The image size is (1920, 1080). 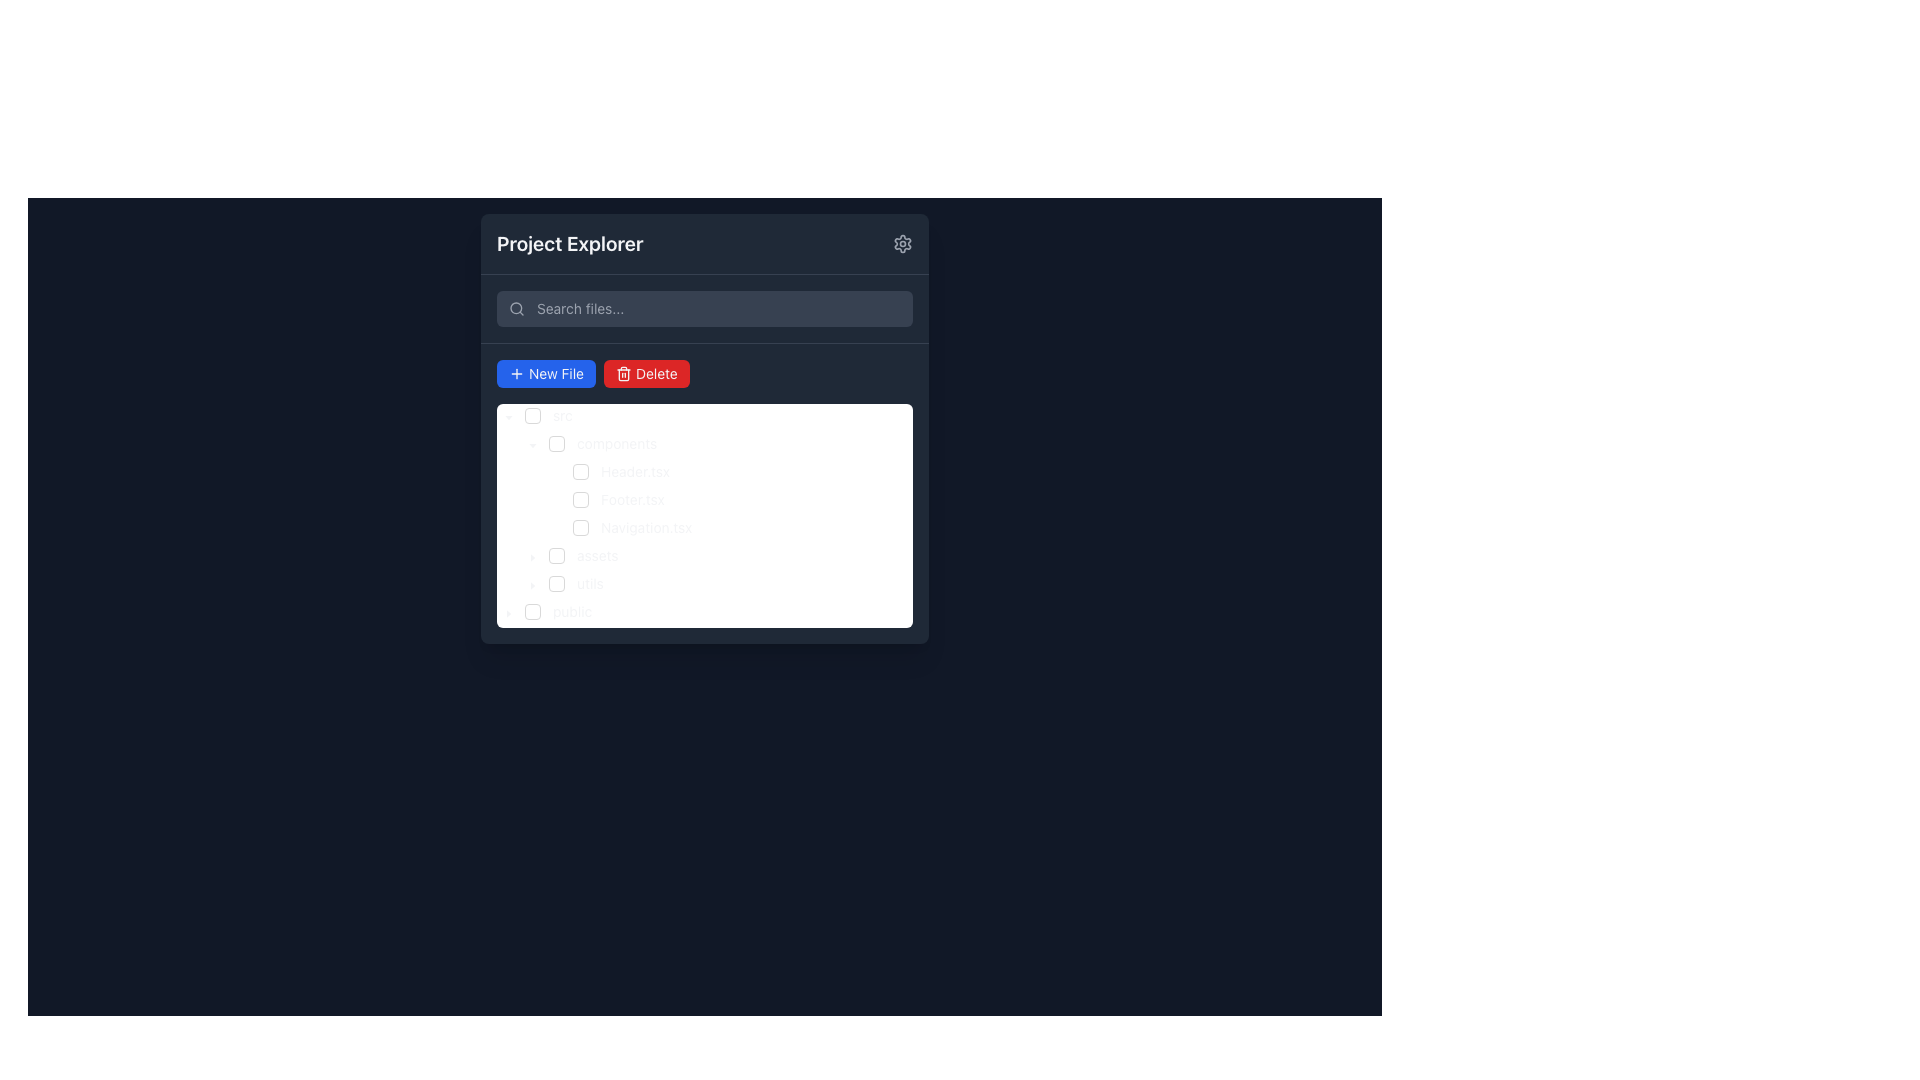 What do you see at coordinates (623, 374) in the screenshot?
I see `the trash can icon located on the leftmost part of the red 'Delete' button` at bounding box center [623, 374].